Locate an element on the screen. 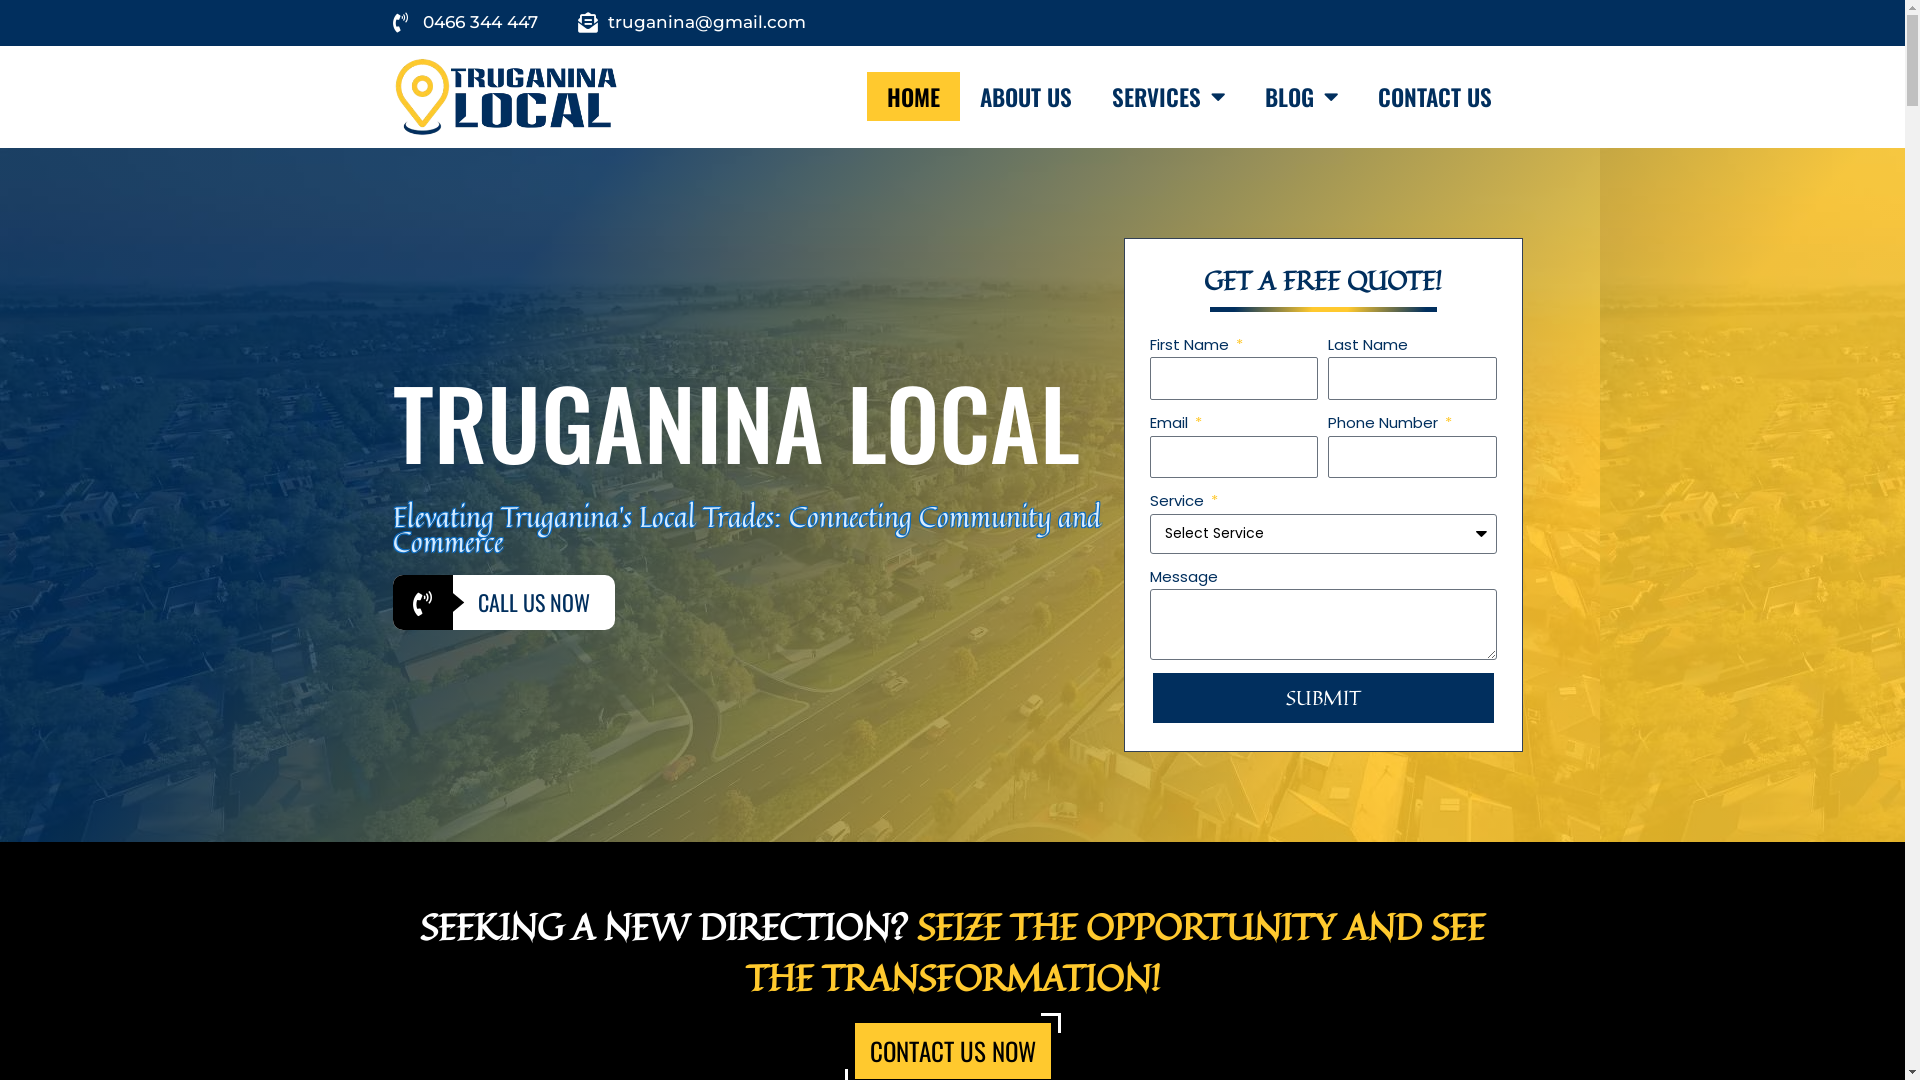  'truganina@gmail.com' is located at coordinates (691, 23).